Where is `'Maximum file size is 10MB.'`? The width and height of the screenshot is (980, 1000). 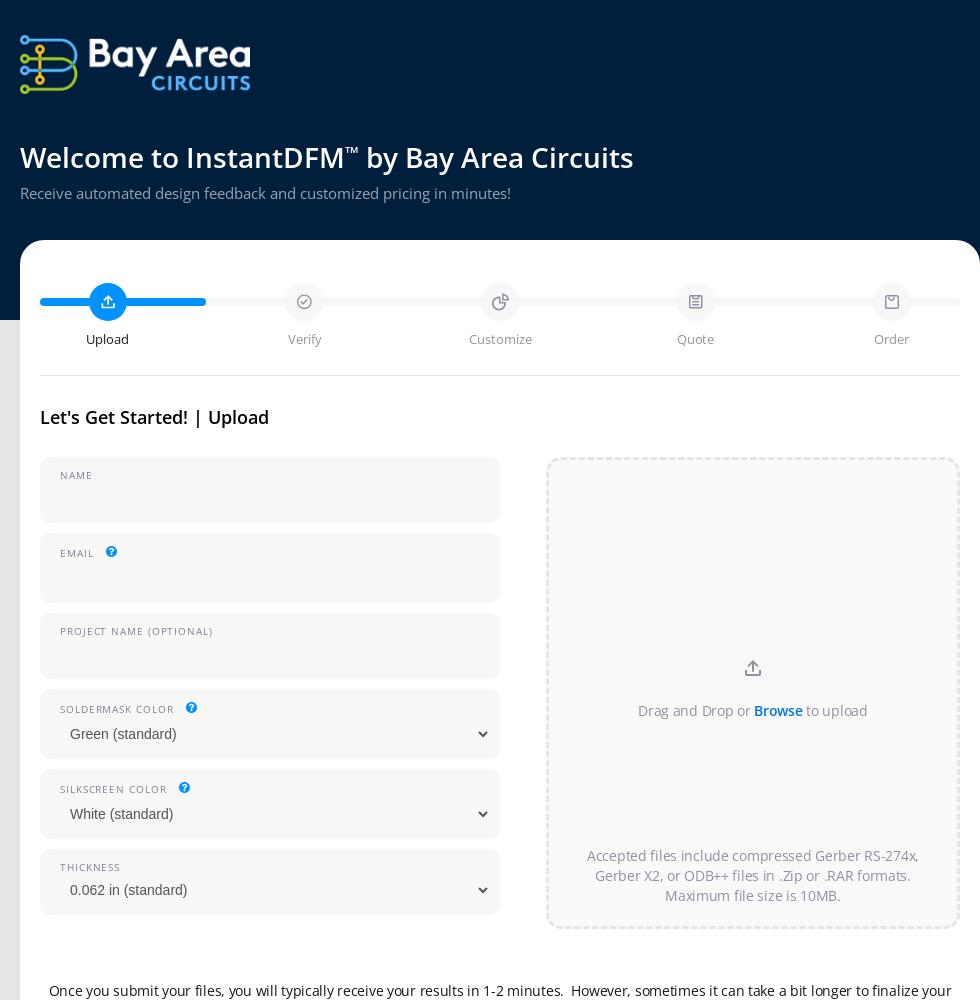
'Maximum file size is 10MB.' is located at coordinates (665, 895).